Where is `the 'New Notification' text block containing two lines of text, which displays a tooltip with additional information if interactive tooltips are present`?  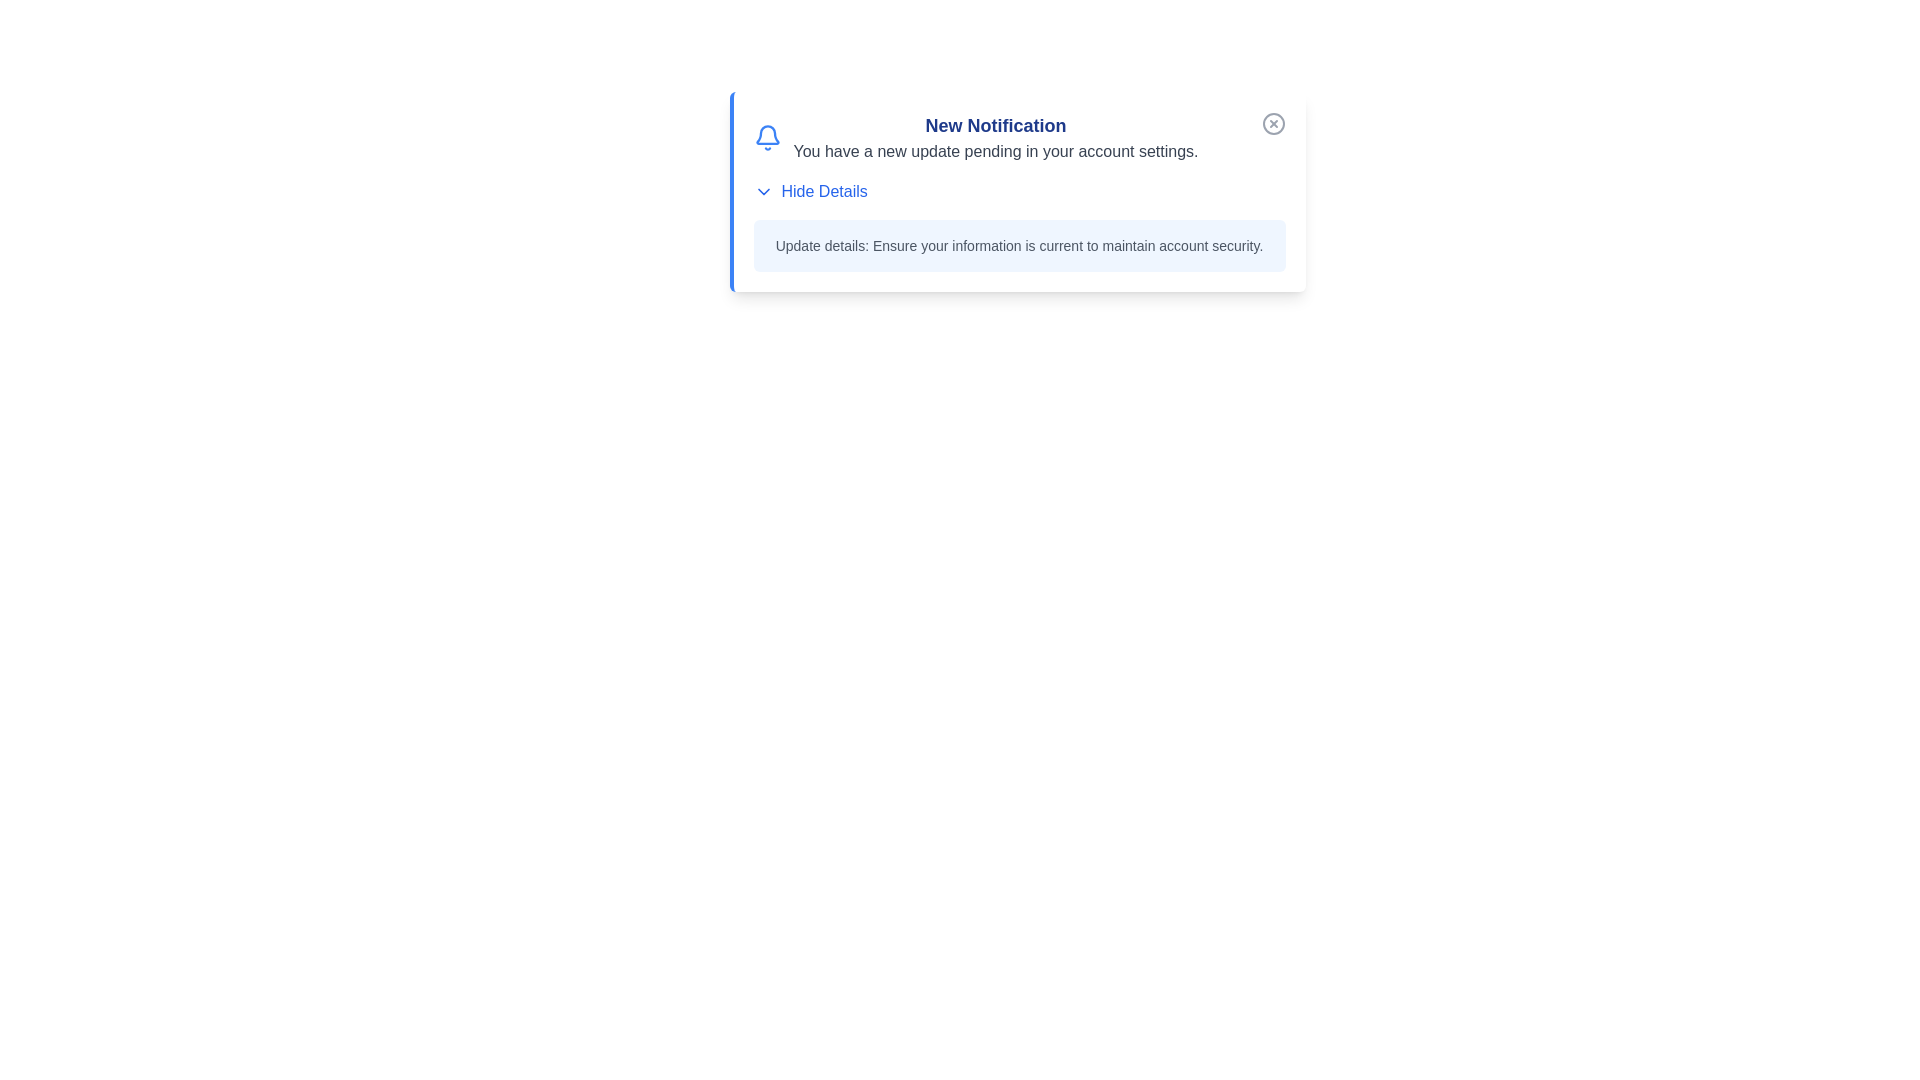
the 'New Notification' text block containing two lines of text, which displays a tooltip with additional information if interactive tooltips are present is located at coordinates (996, 137).